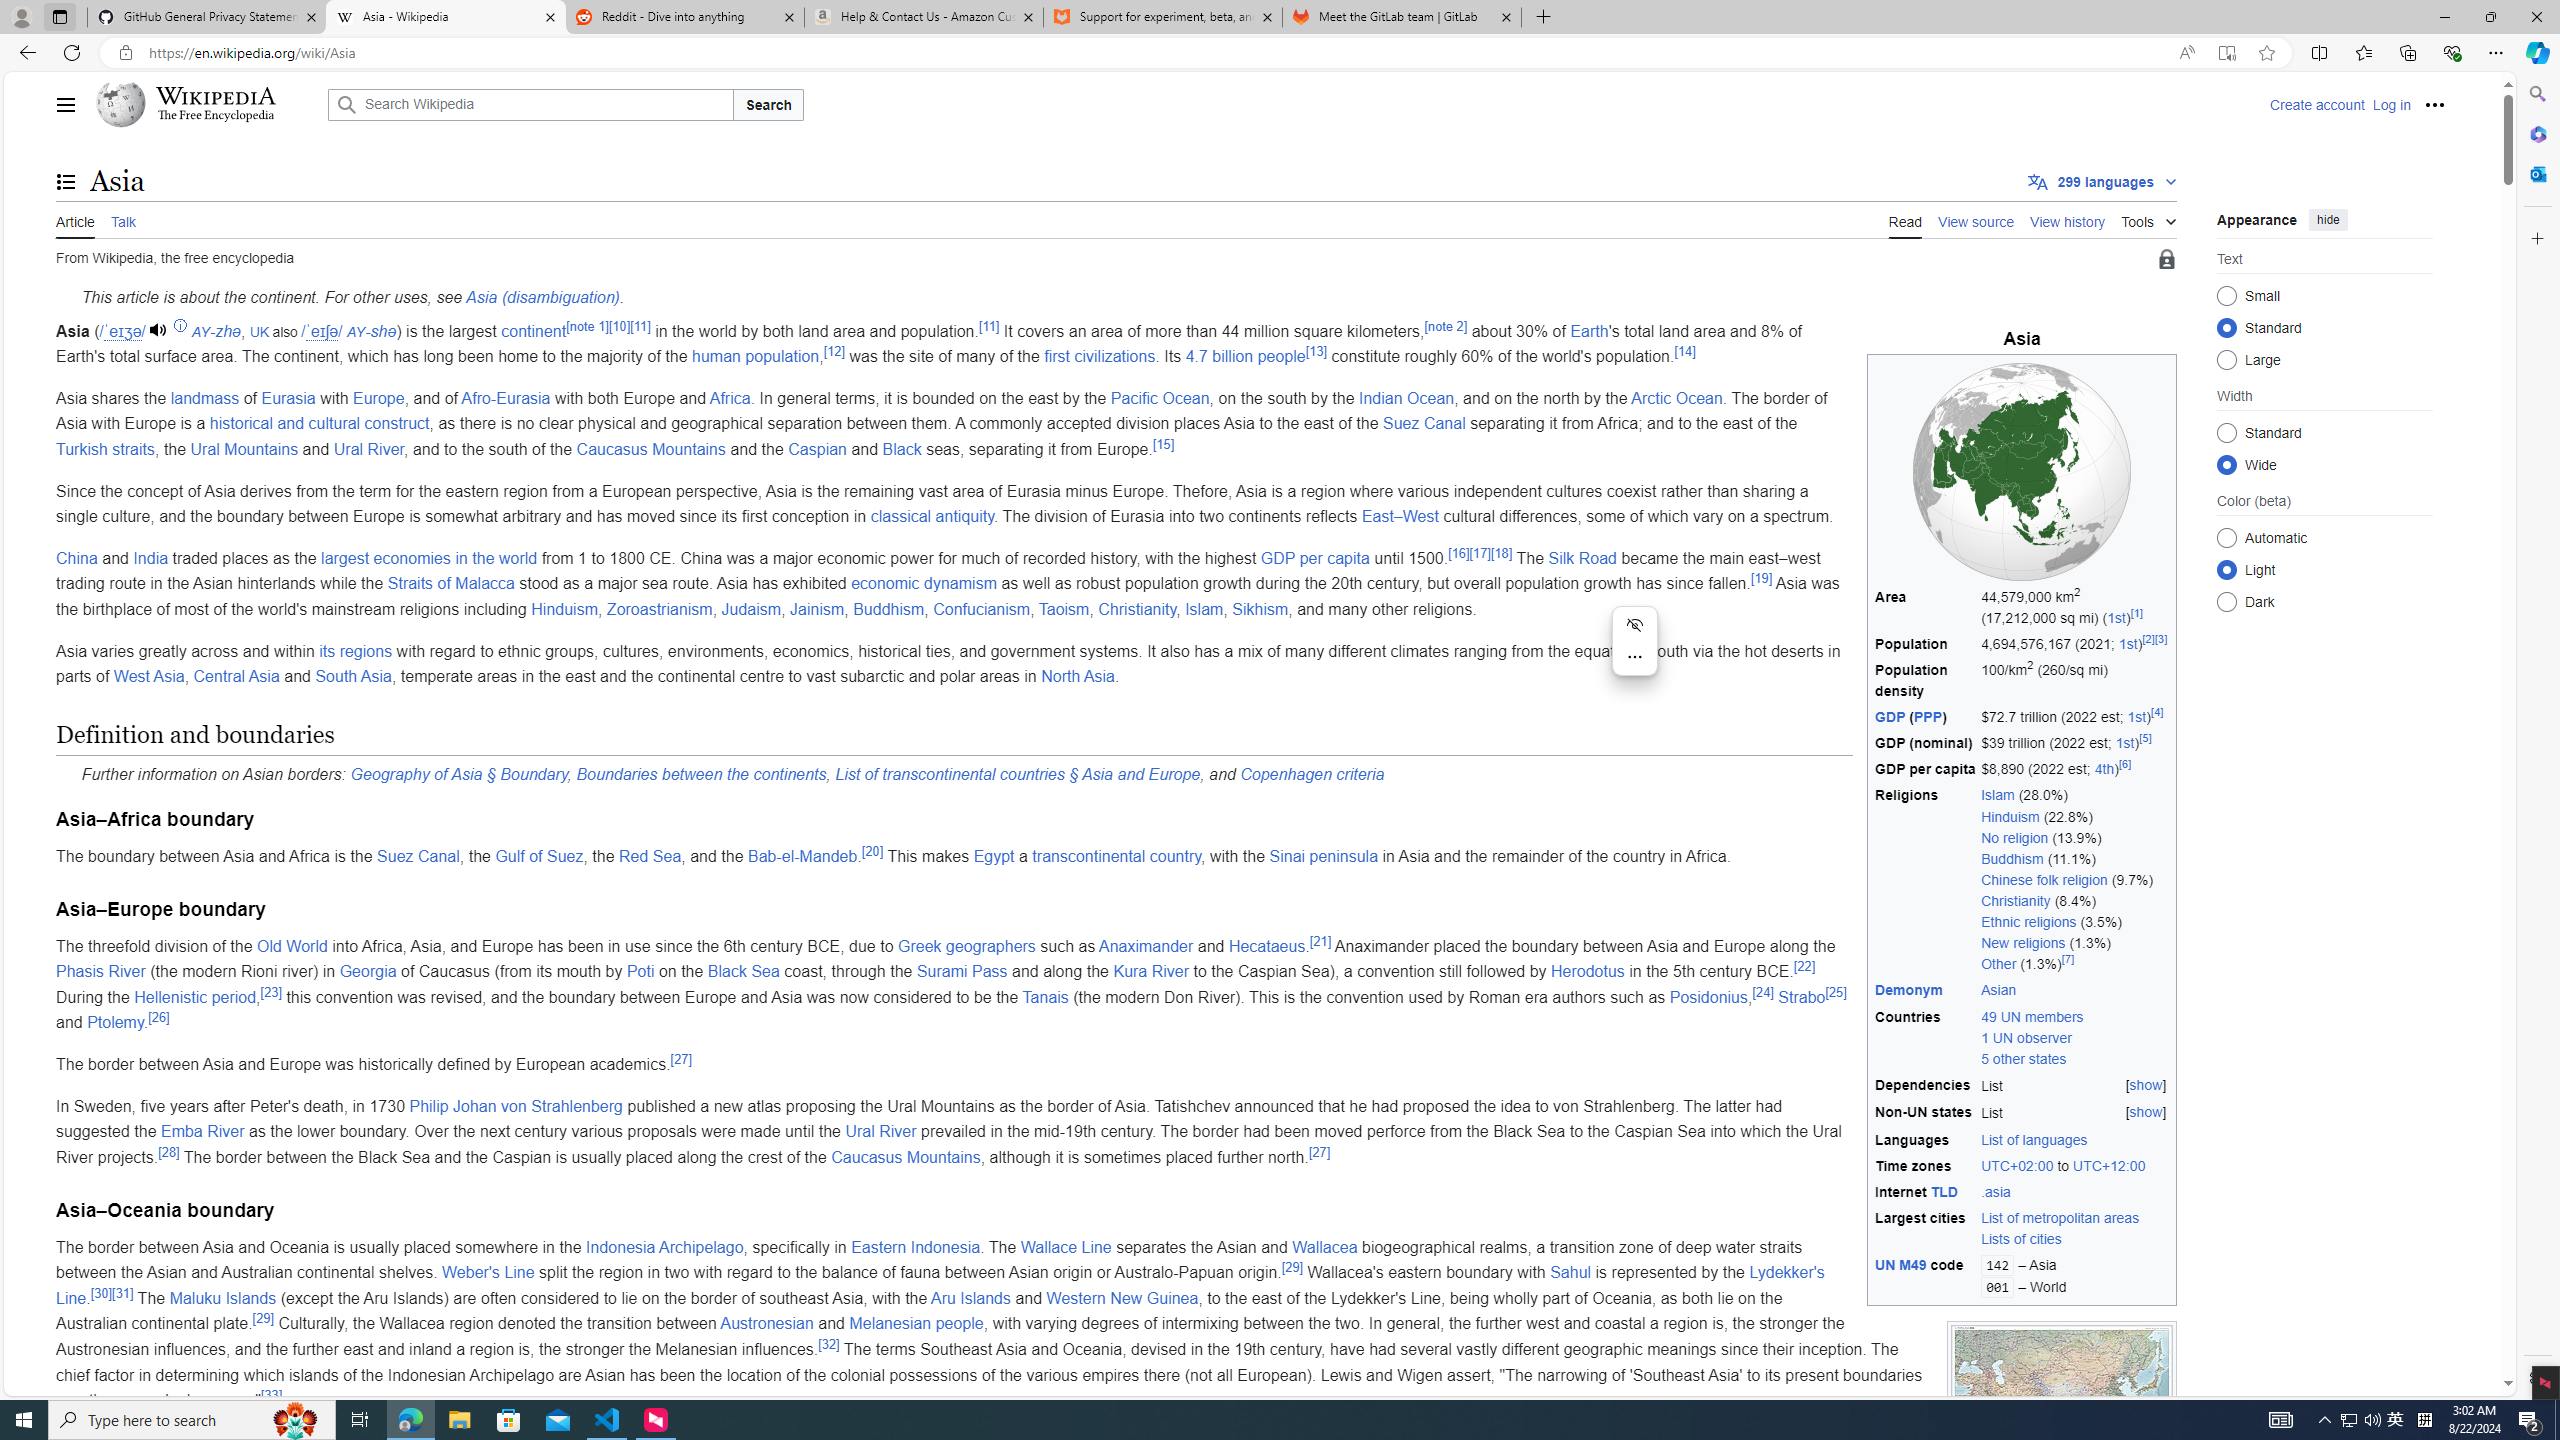  Describe the element at coordinates (966, 945) in the screenshot. I see `'Greek geographers'` at that location.